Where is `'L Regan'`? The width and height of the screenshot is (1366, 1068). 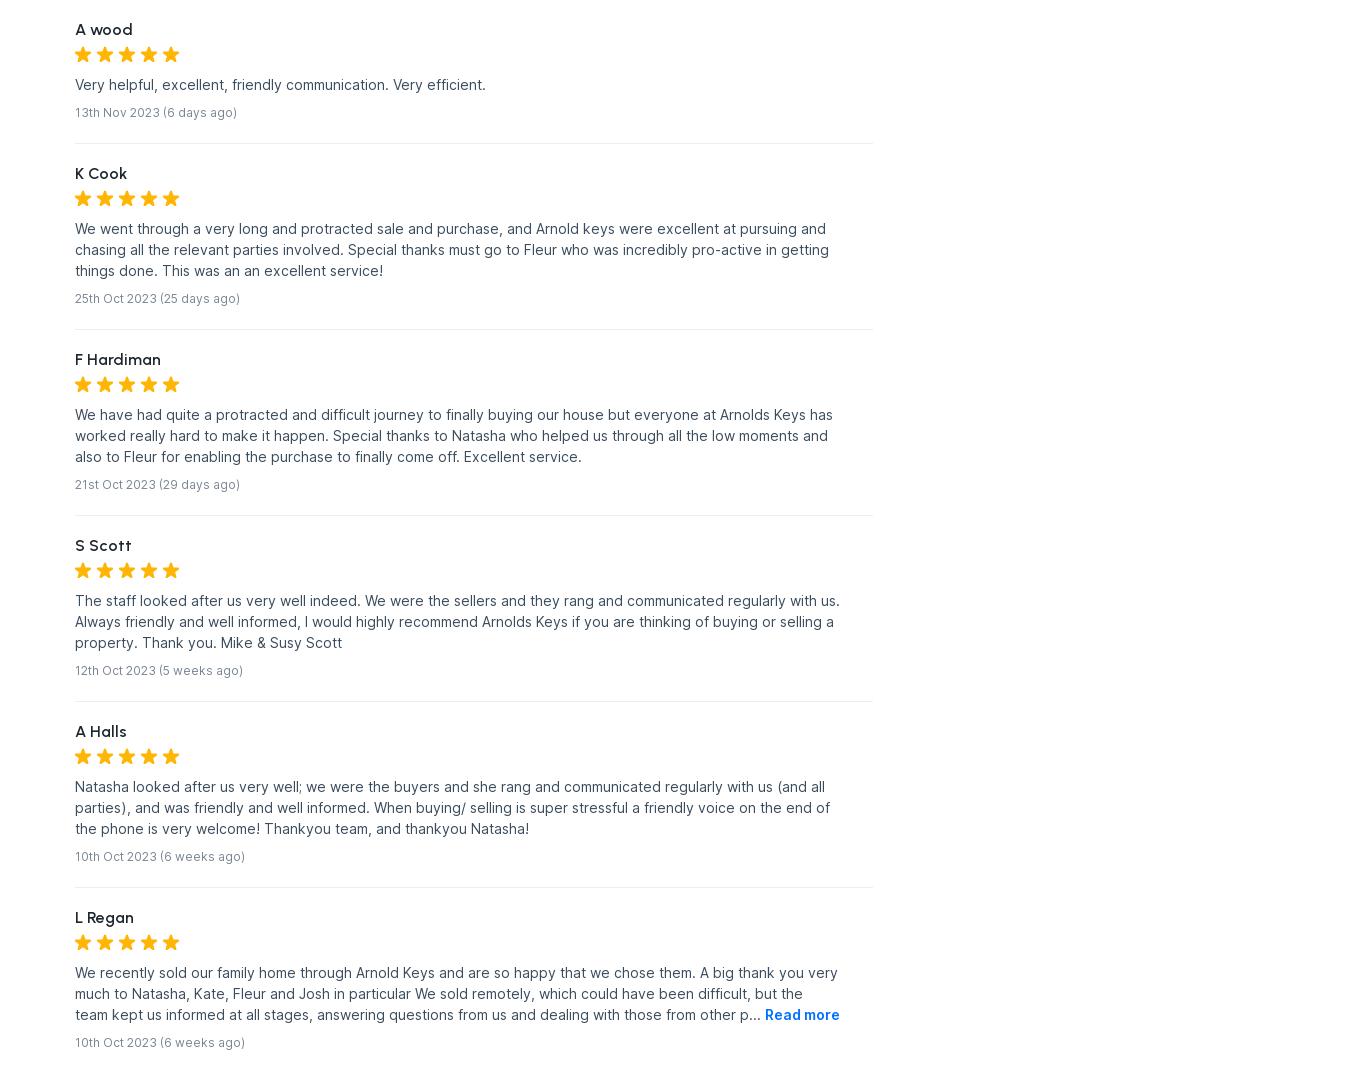
'L Regan' is located at coordinates (74, 916).